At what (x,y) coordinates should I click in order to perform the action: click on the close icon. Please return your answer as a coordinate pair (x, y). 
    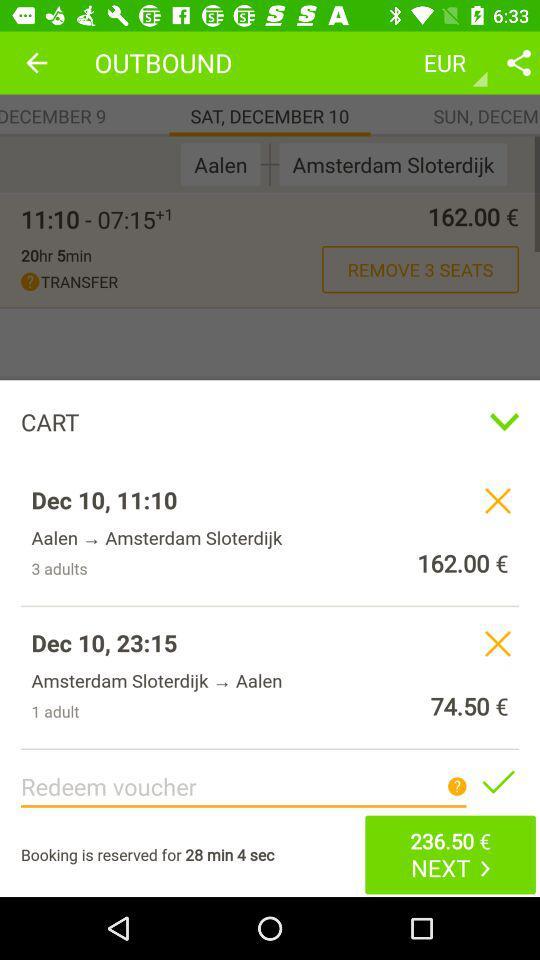
    Looking at the image, I should click on (496, 500).